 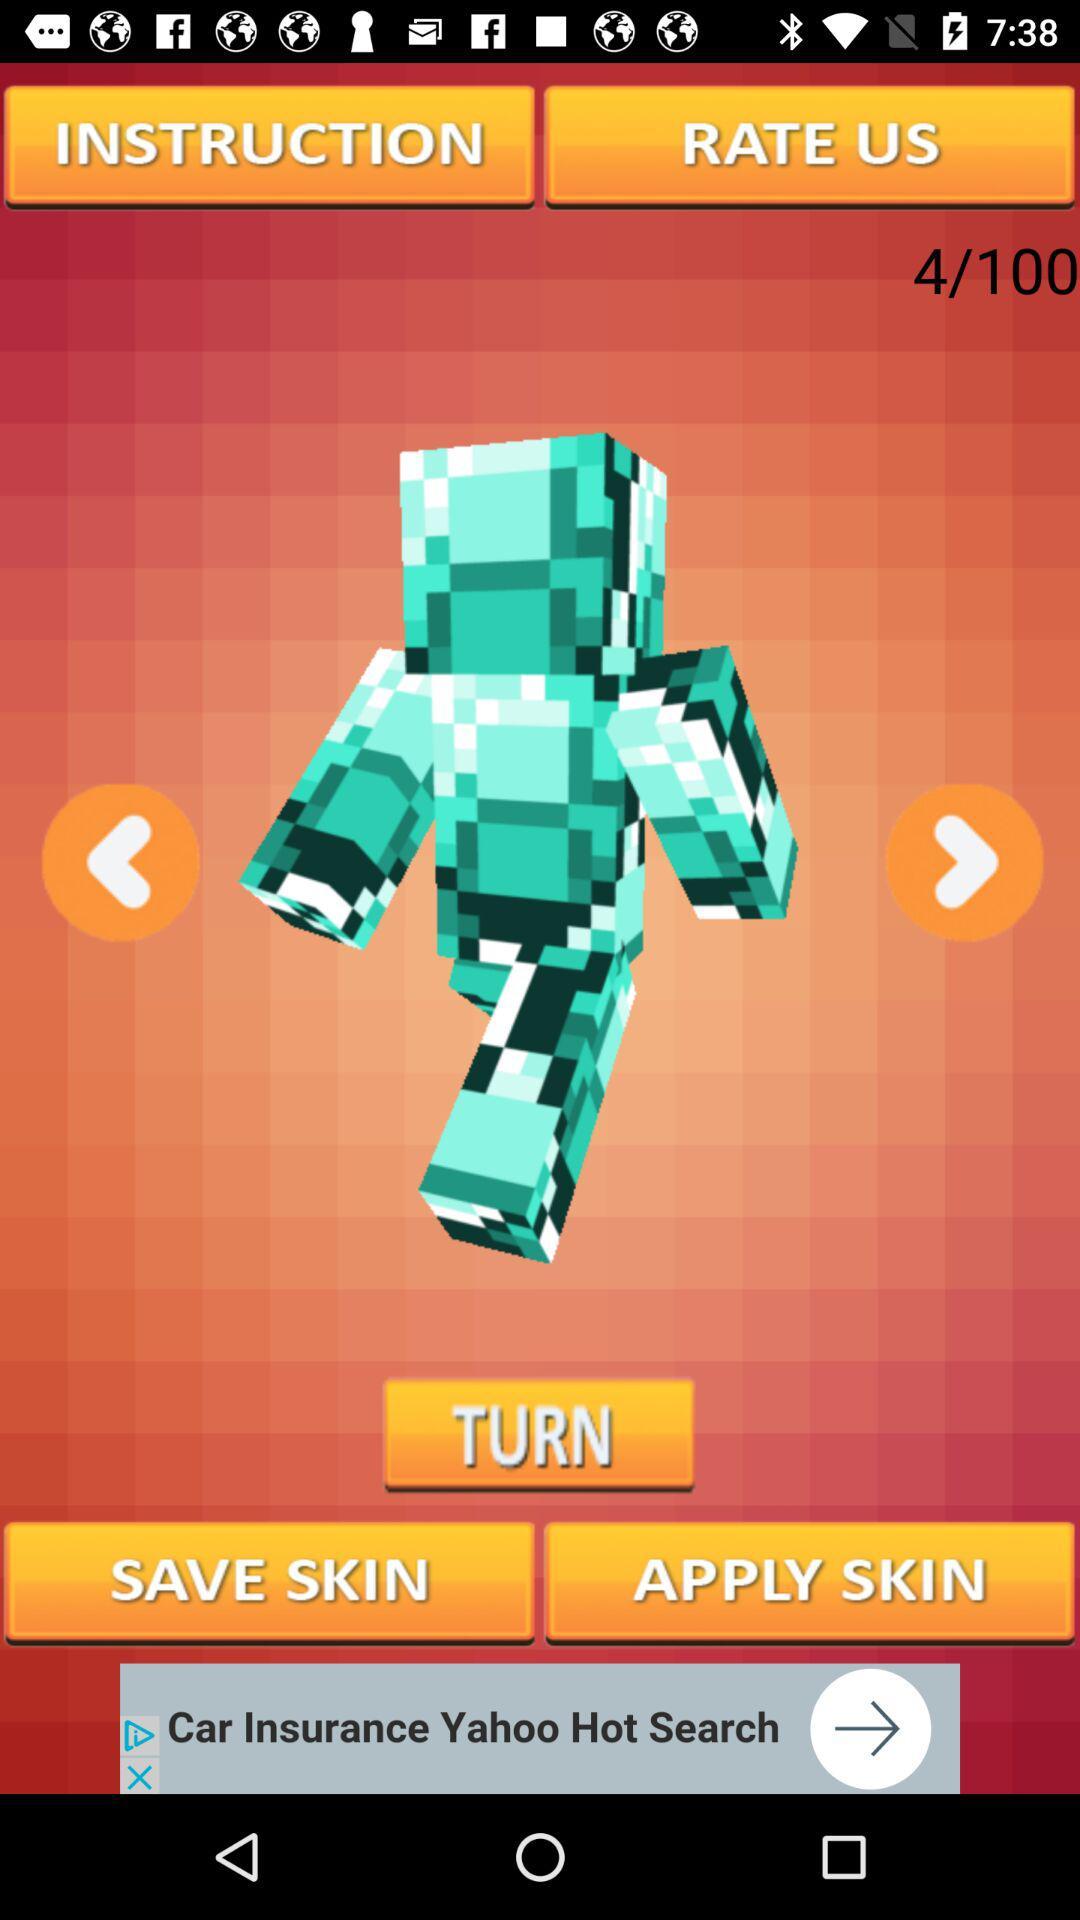 I want to click on backward, so click(x=118, y=862).